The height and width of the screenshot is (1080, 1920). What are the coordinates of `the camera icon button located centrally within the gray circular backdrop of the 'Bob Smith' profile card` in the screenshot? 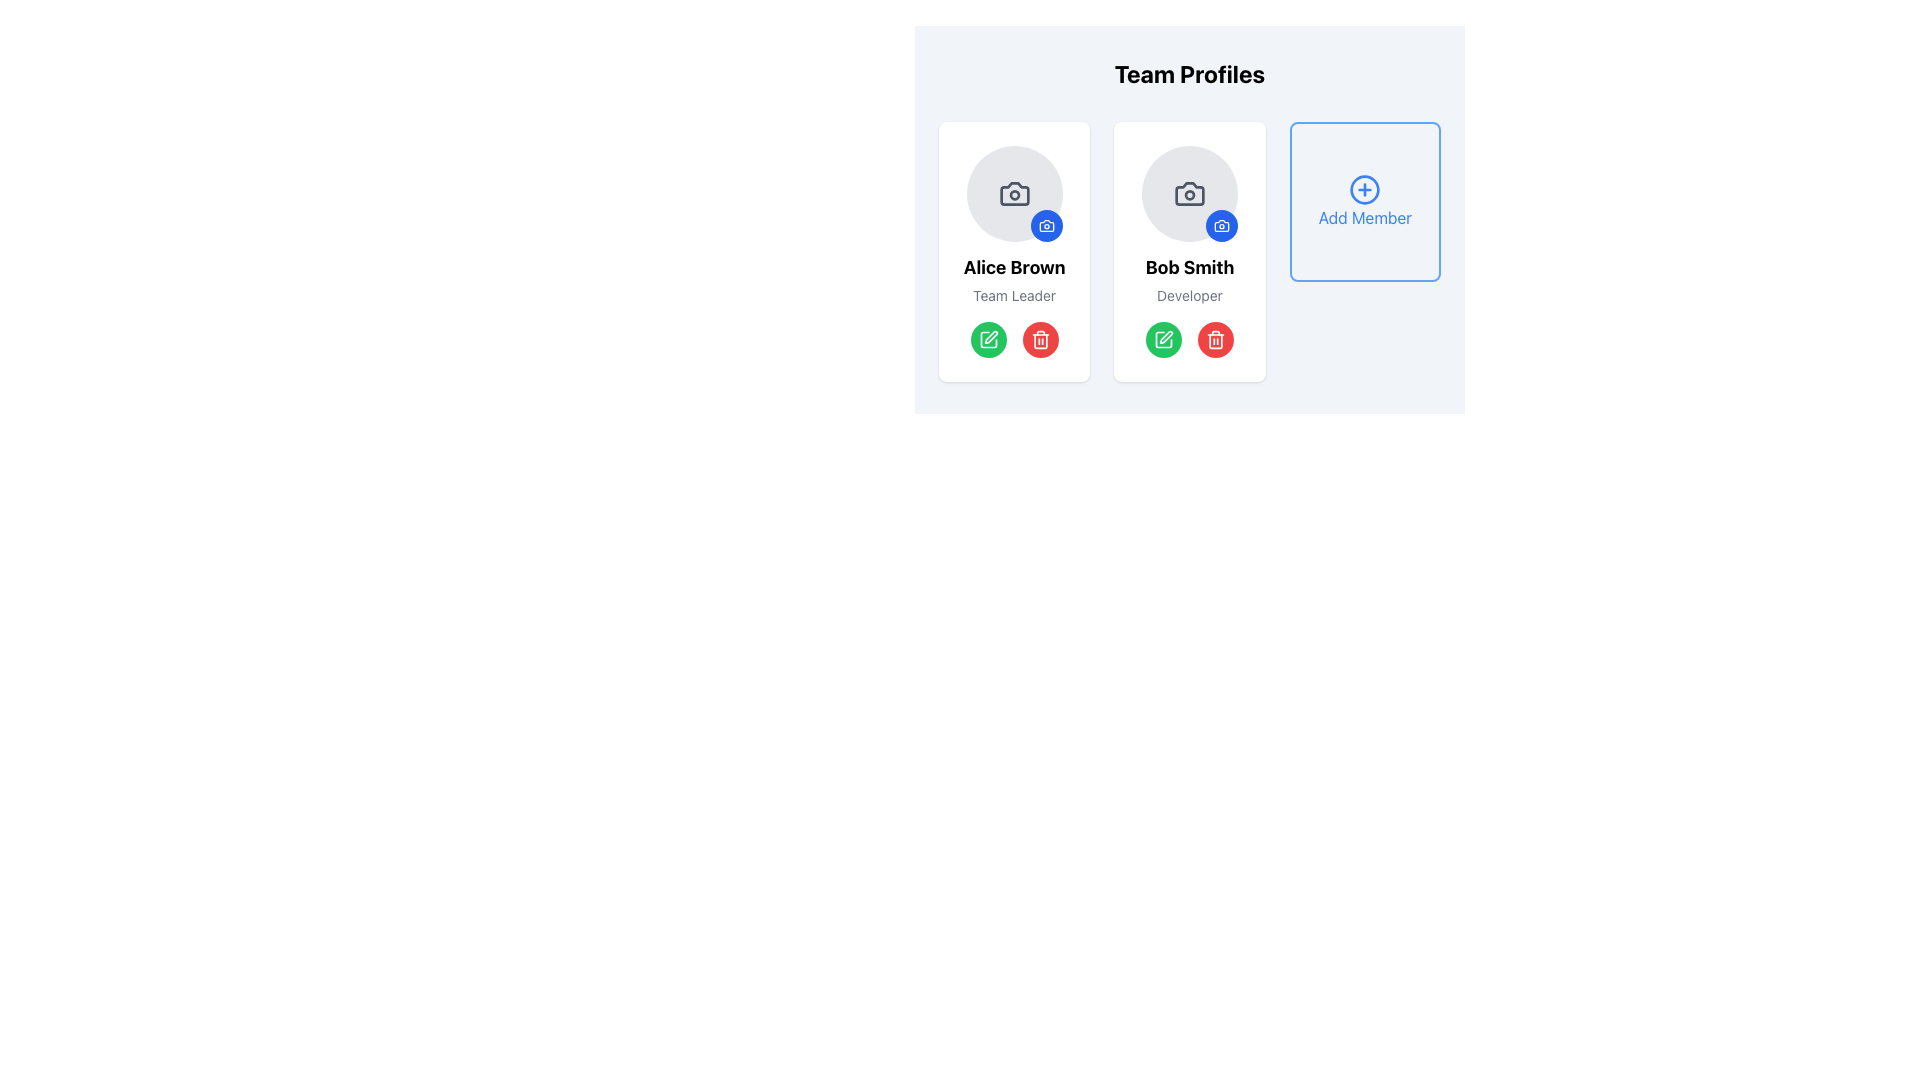 It's located at (1190, 193).